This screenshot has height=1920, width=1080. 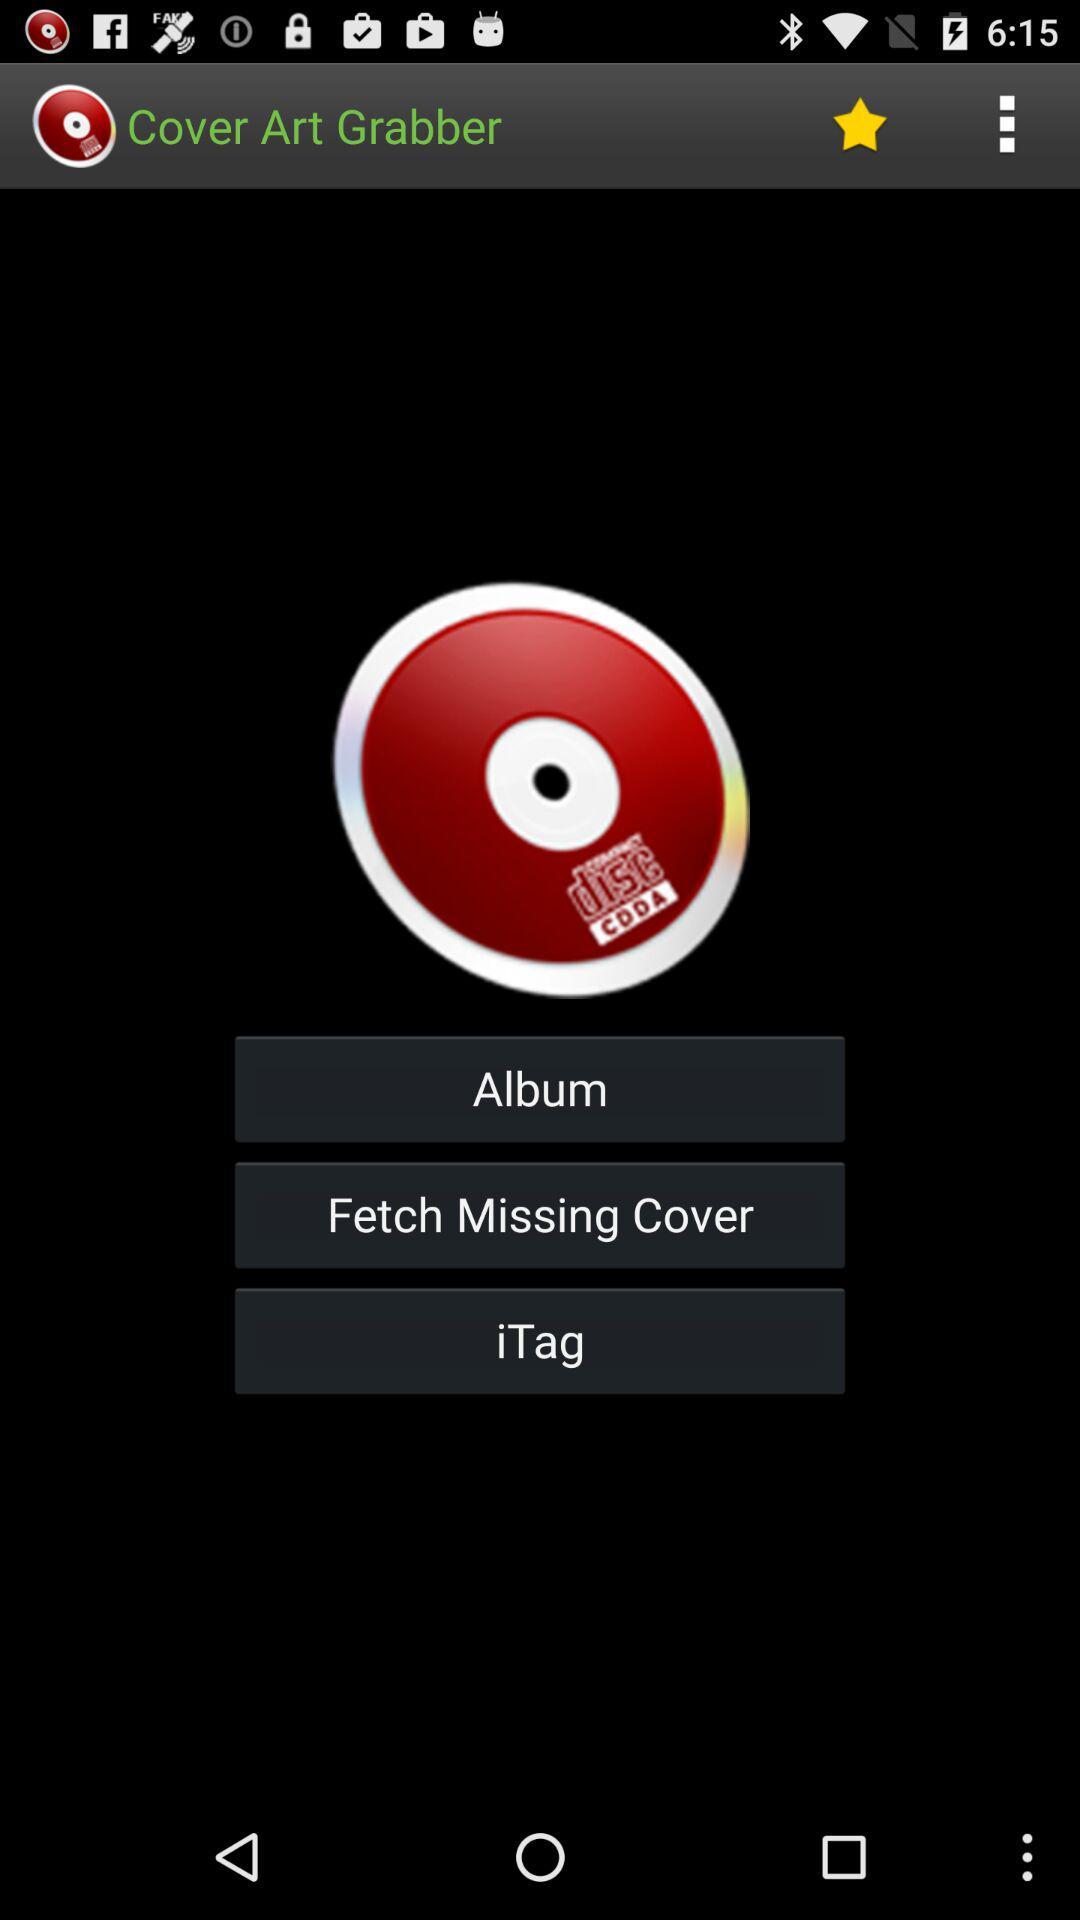 What do you see at coordinates (540, 1340) in the screenshot?
I see `itag` at bounding box center [540, 1340].